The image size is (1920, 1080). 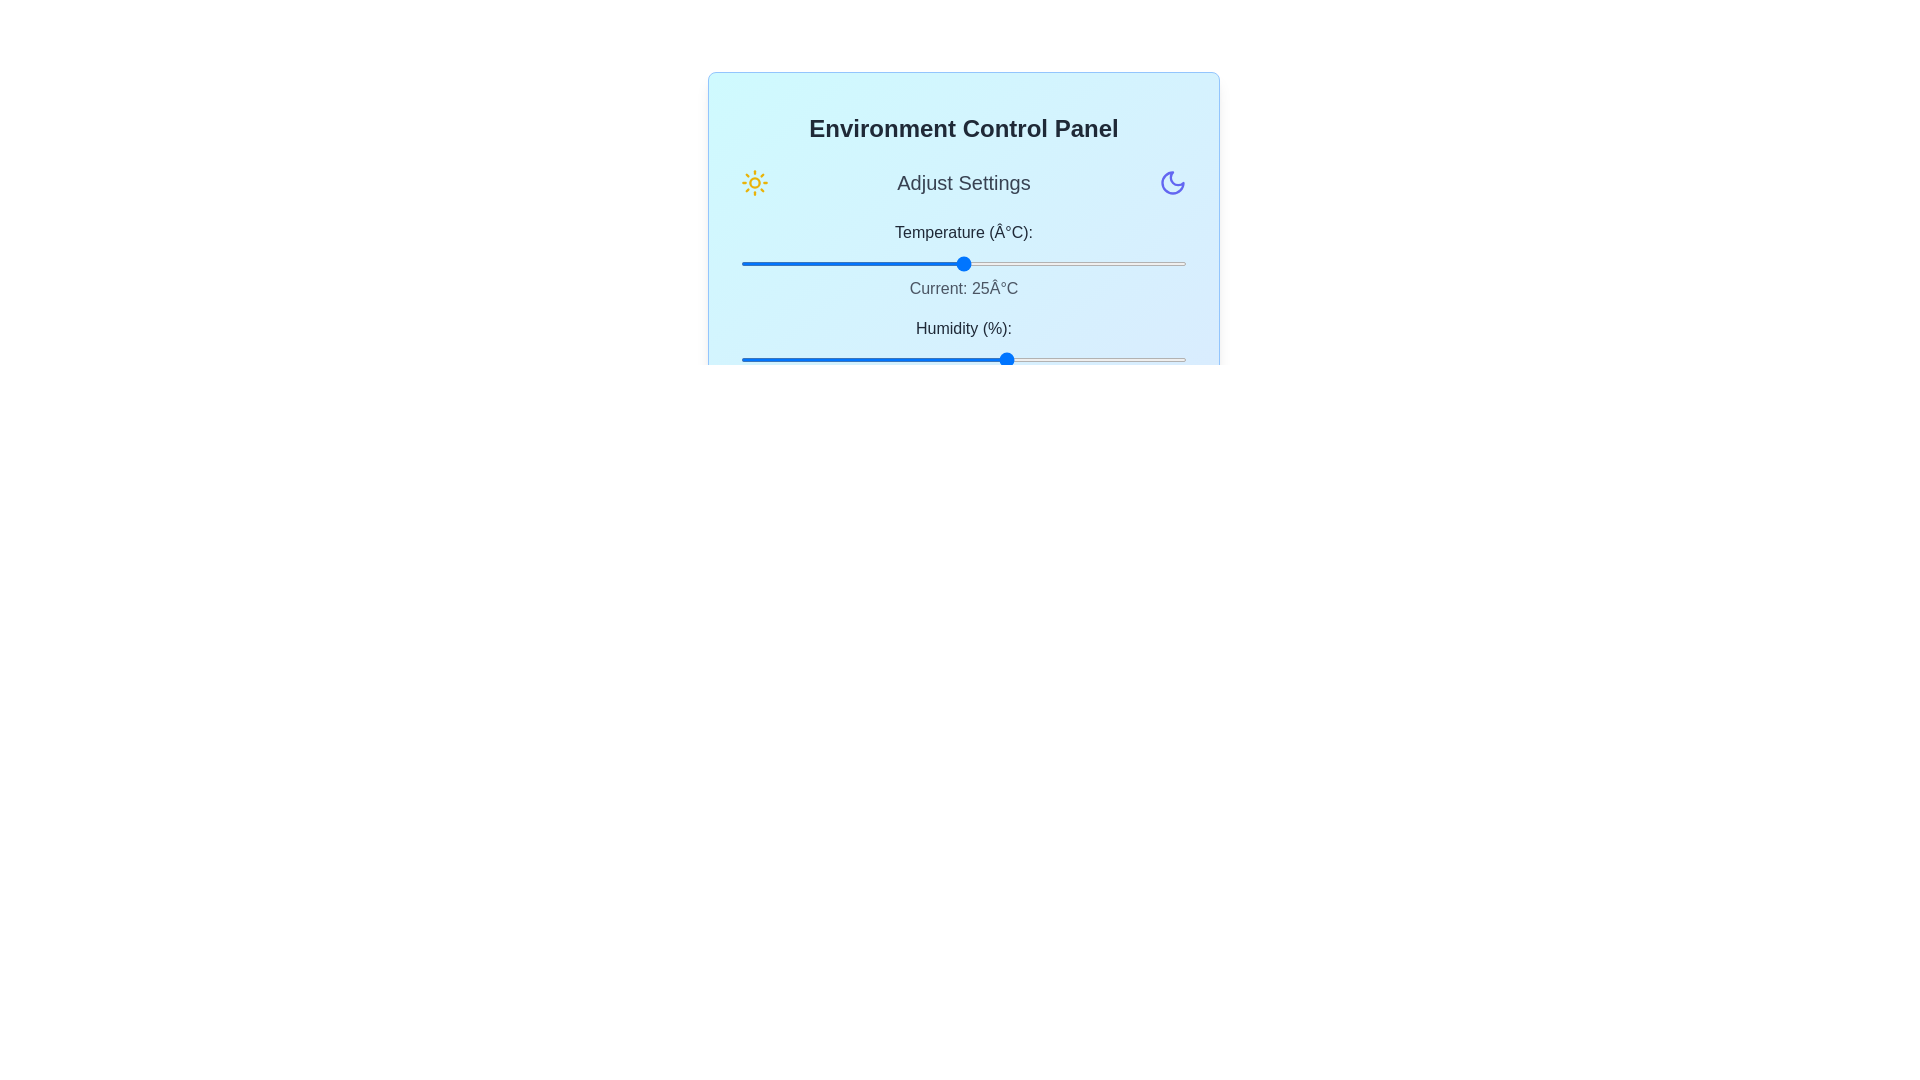 What do you see at coordinates (1039, 358) in the screenshot?
I see `the humidity slider to 67%` at bounding box center [1039, 358].